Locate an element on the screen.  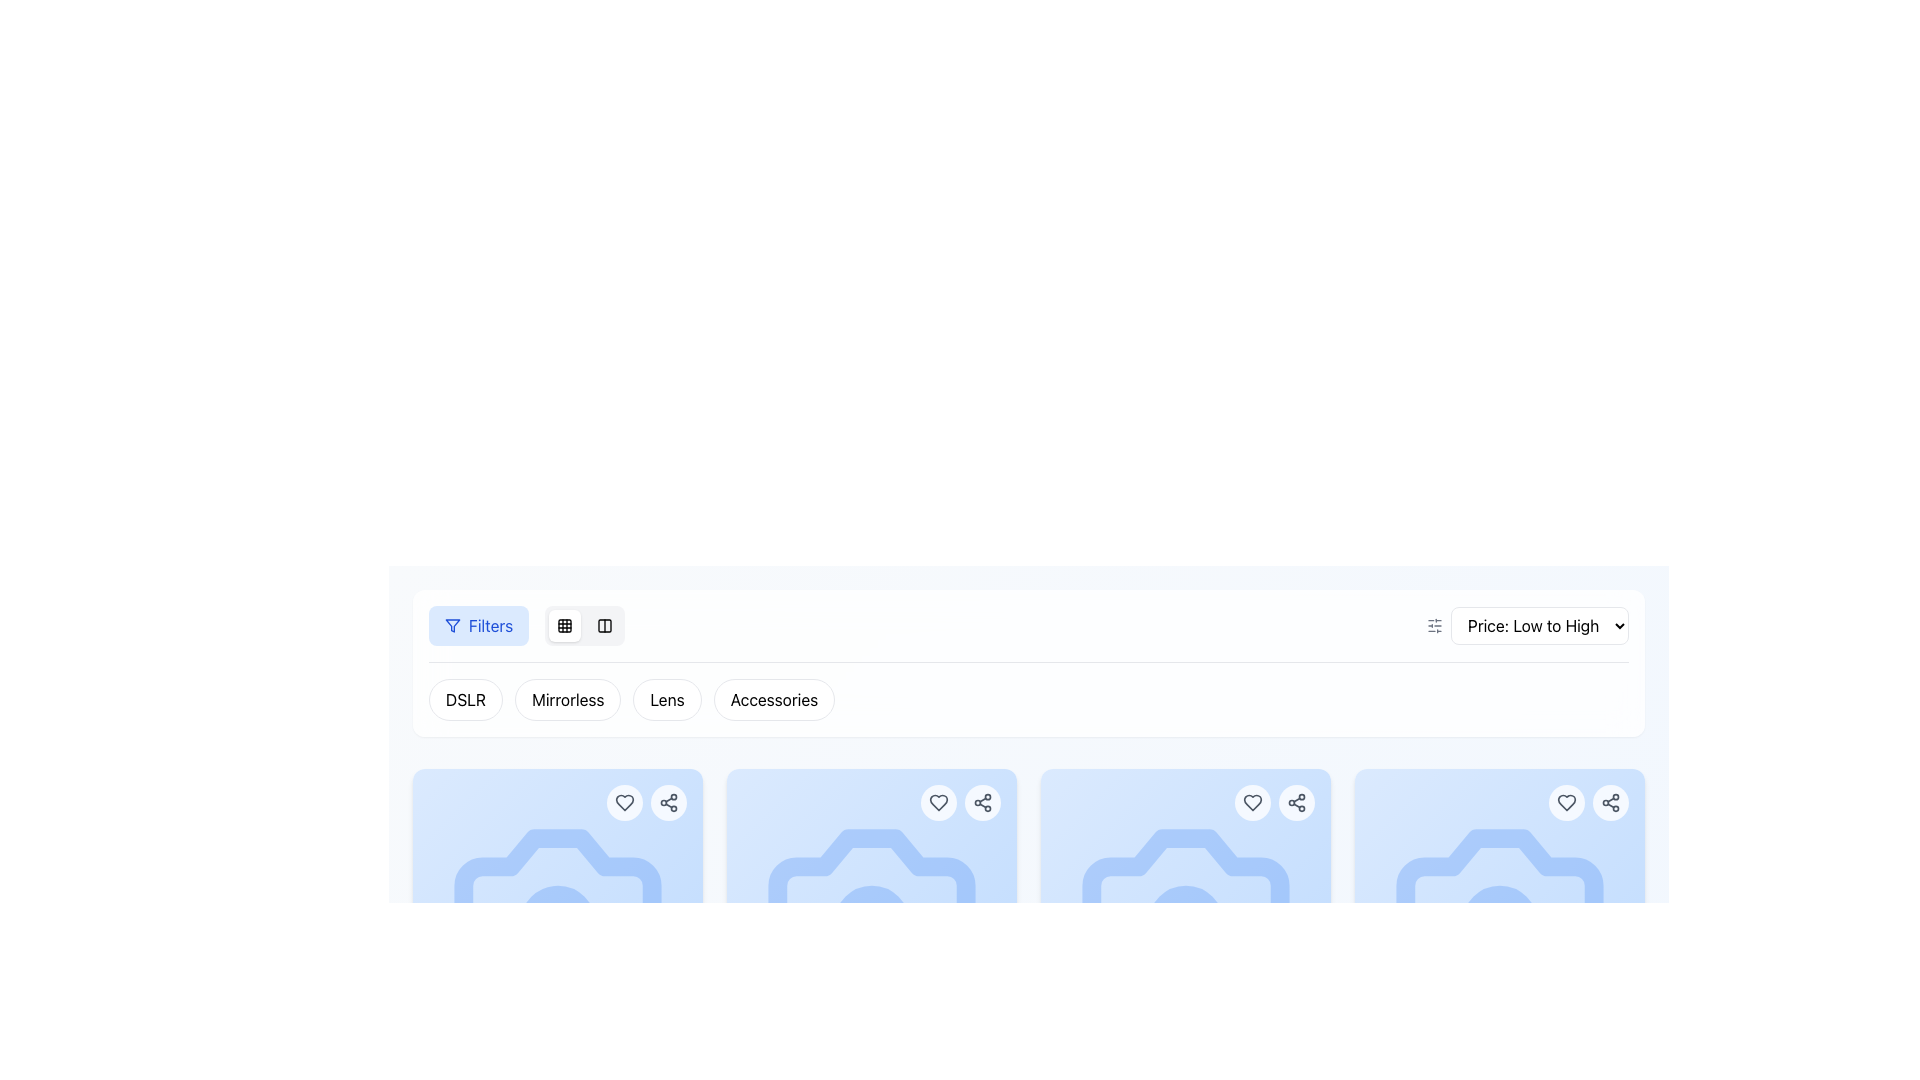
the circular button with a heart icon outline in the top-right corner of the product card is located at coordinates (1251, 801).